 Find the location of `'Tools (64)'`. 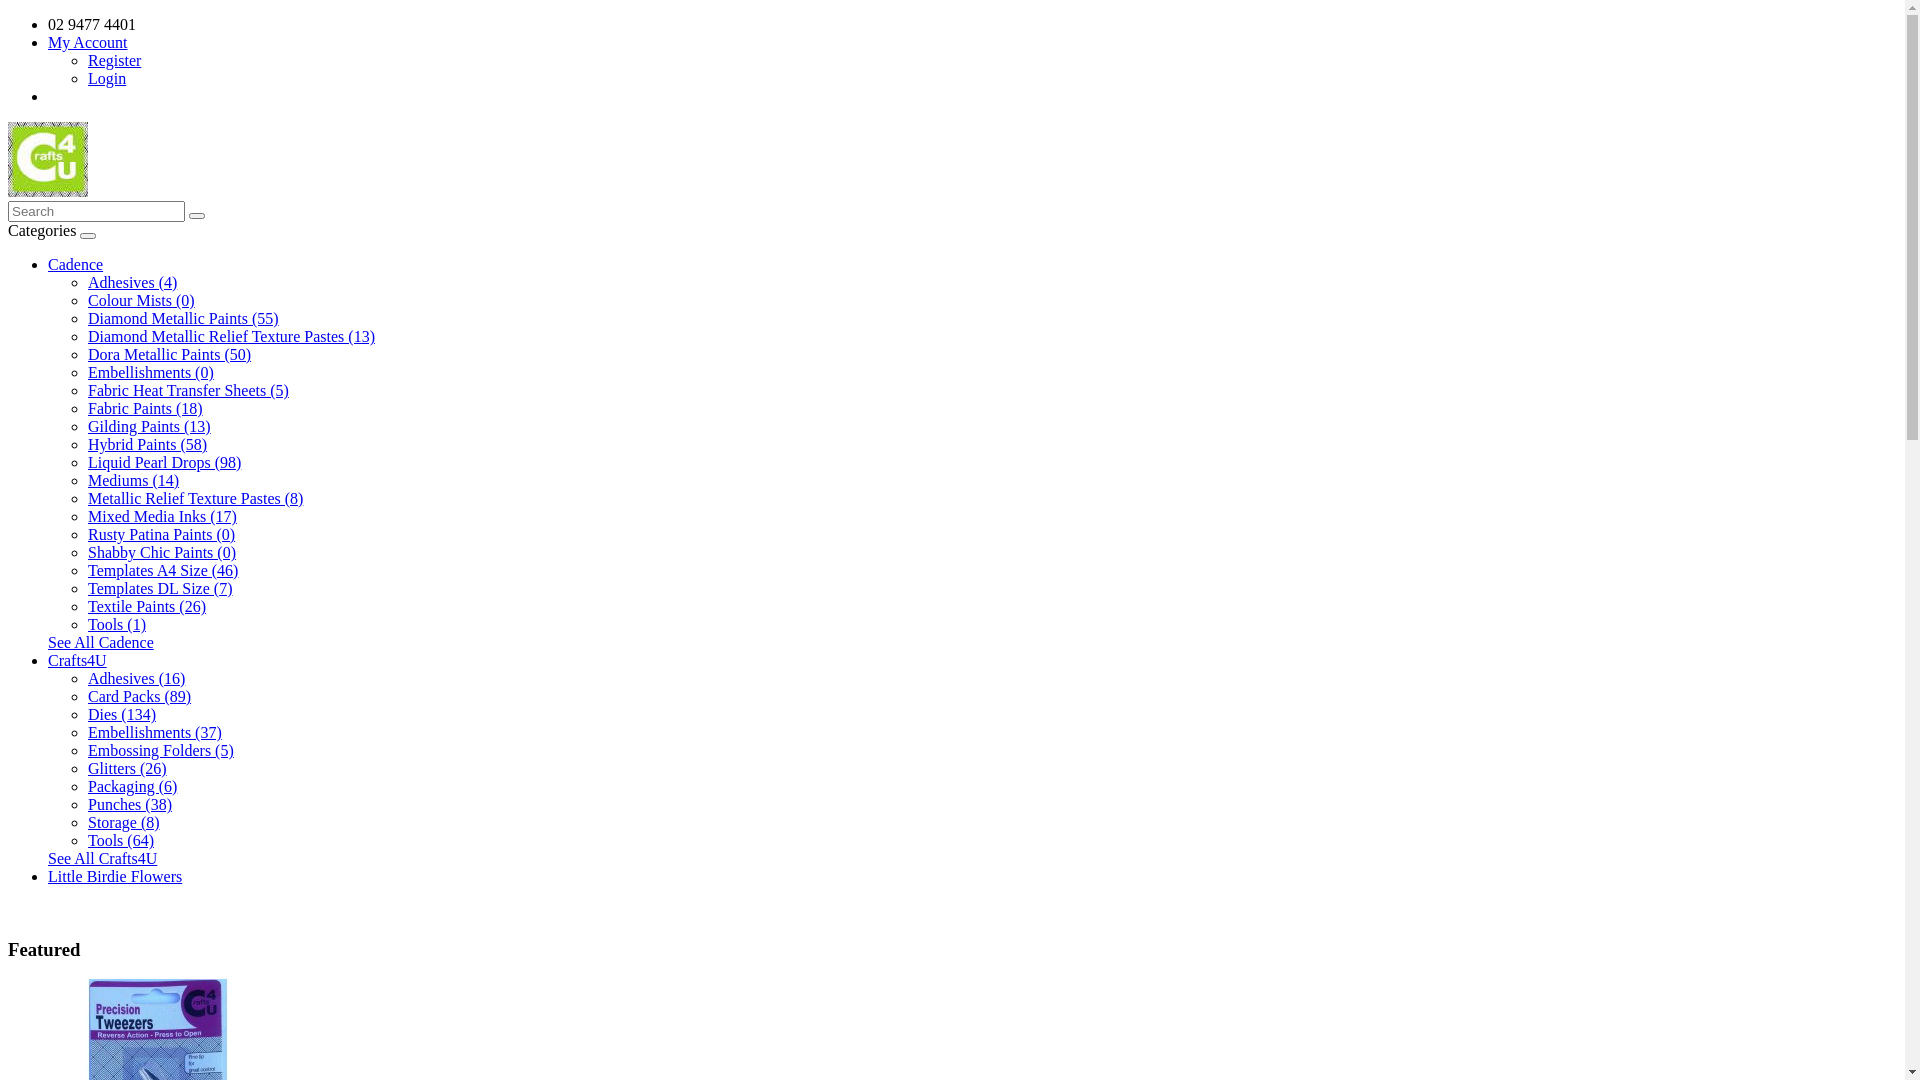

'Tools (64)' is located at coordinates (119, 840).